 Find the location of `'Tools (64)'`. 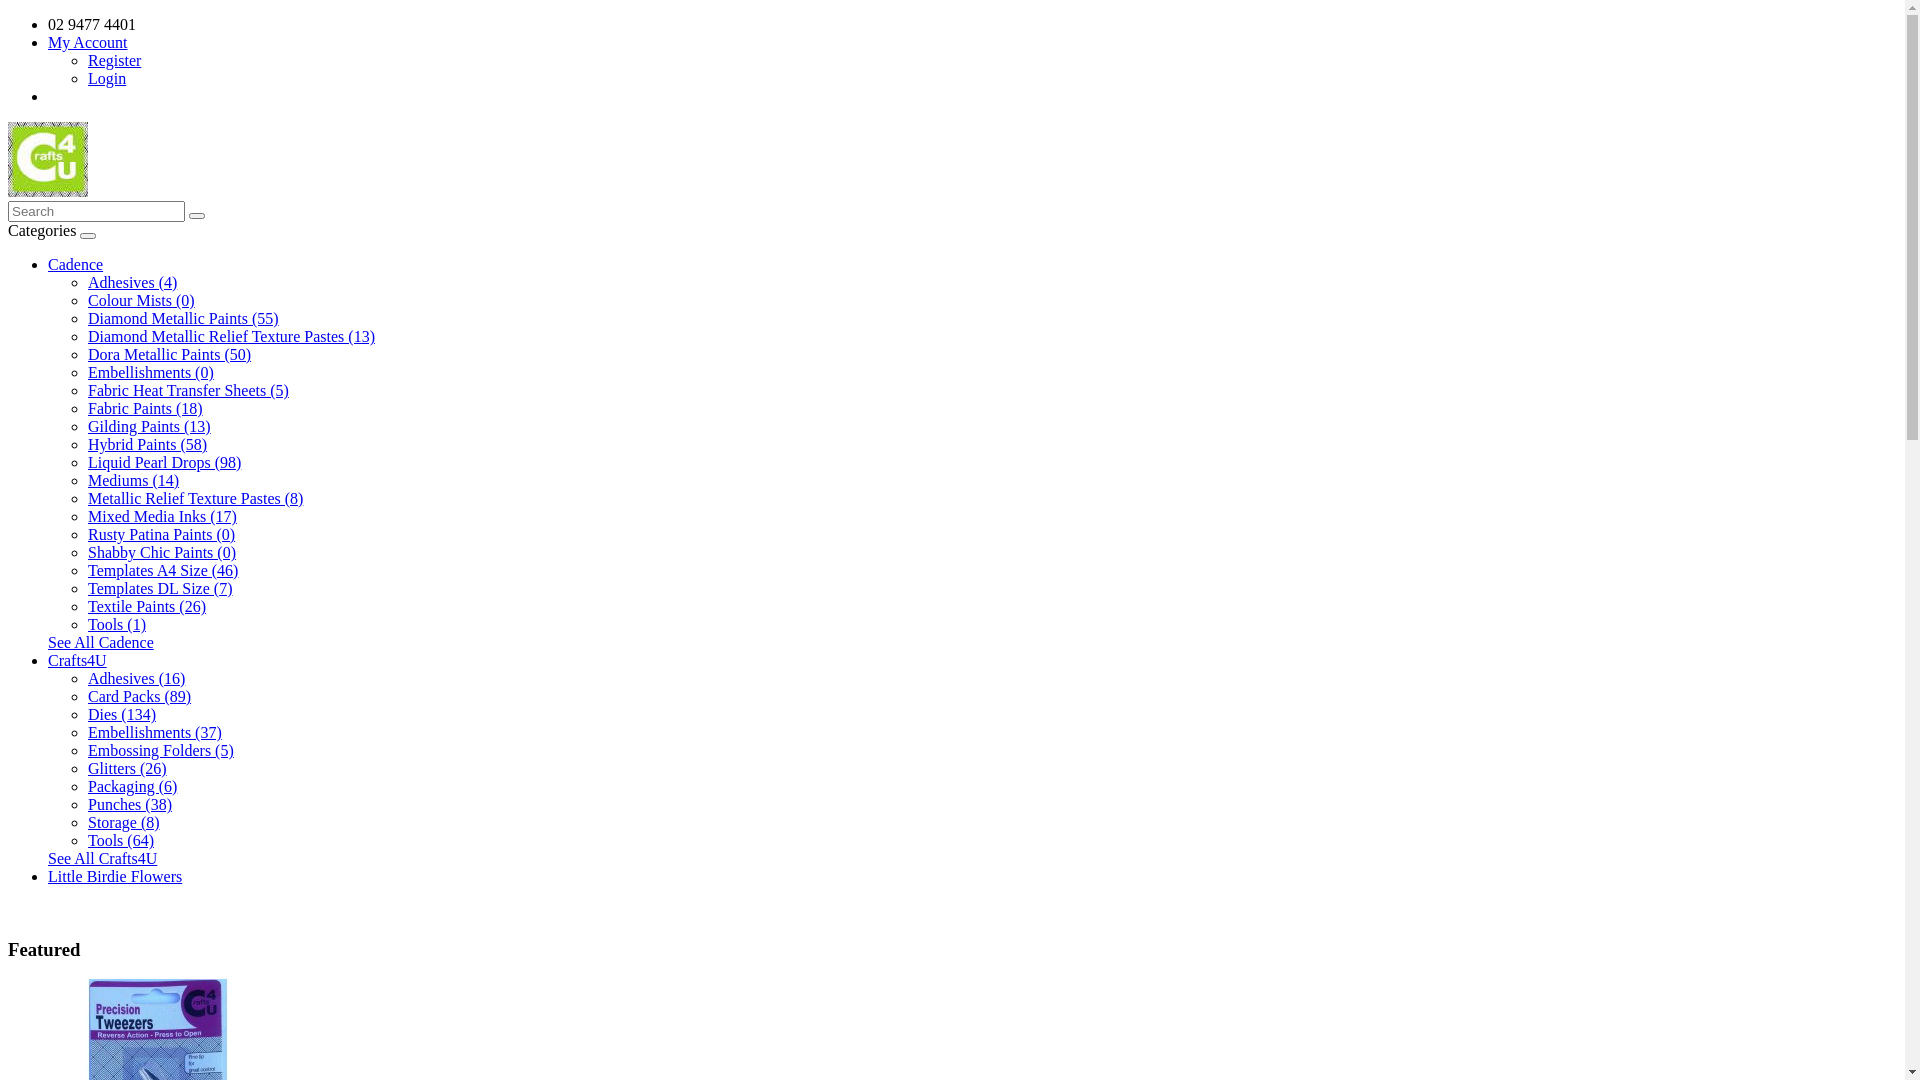

'Tools (64)' is located at coordinates (119, 840).